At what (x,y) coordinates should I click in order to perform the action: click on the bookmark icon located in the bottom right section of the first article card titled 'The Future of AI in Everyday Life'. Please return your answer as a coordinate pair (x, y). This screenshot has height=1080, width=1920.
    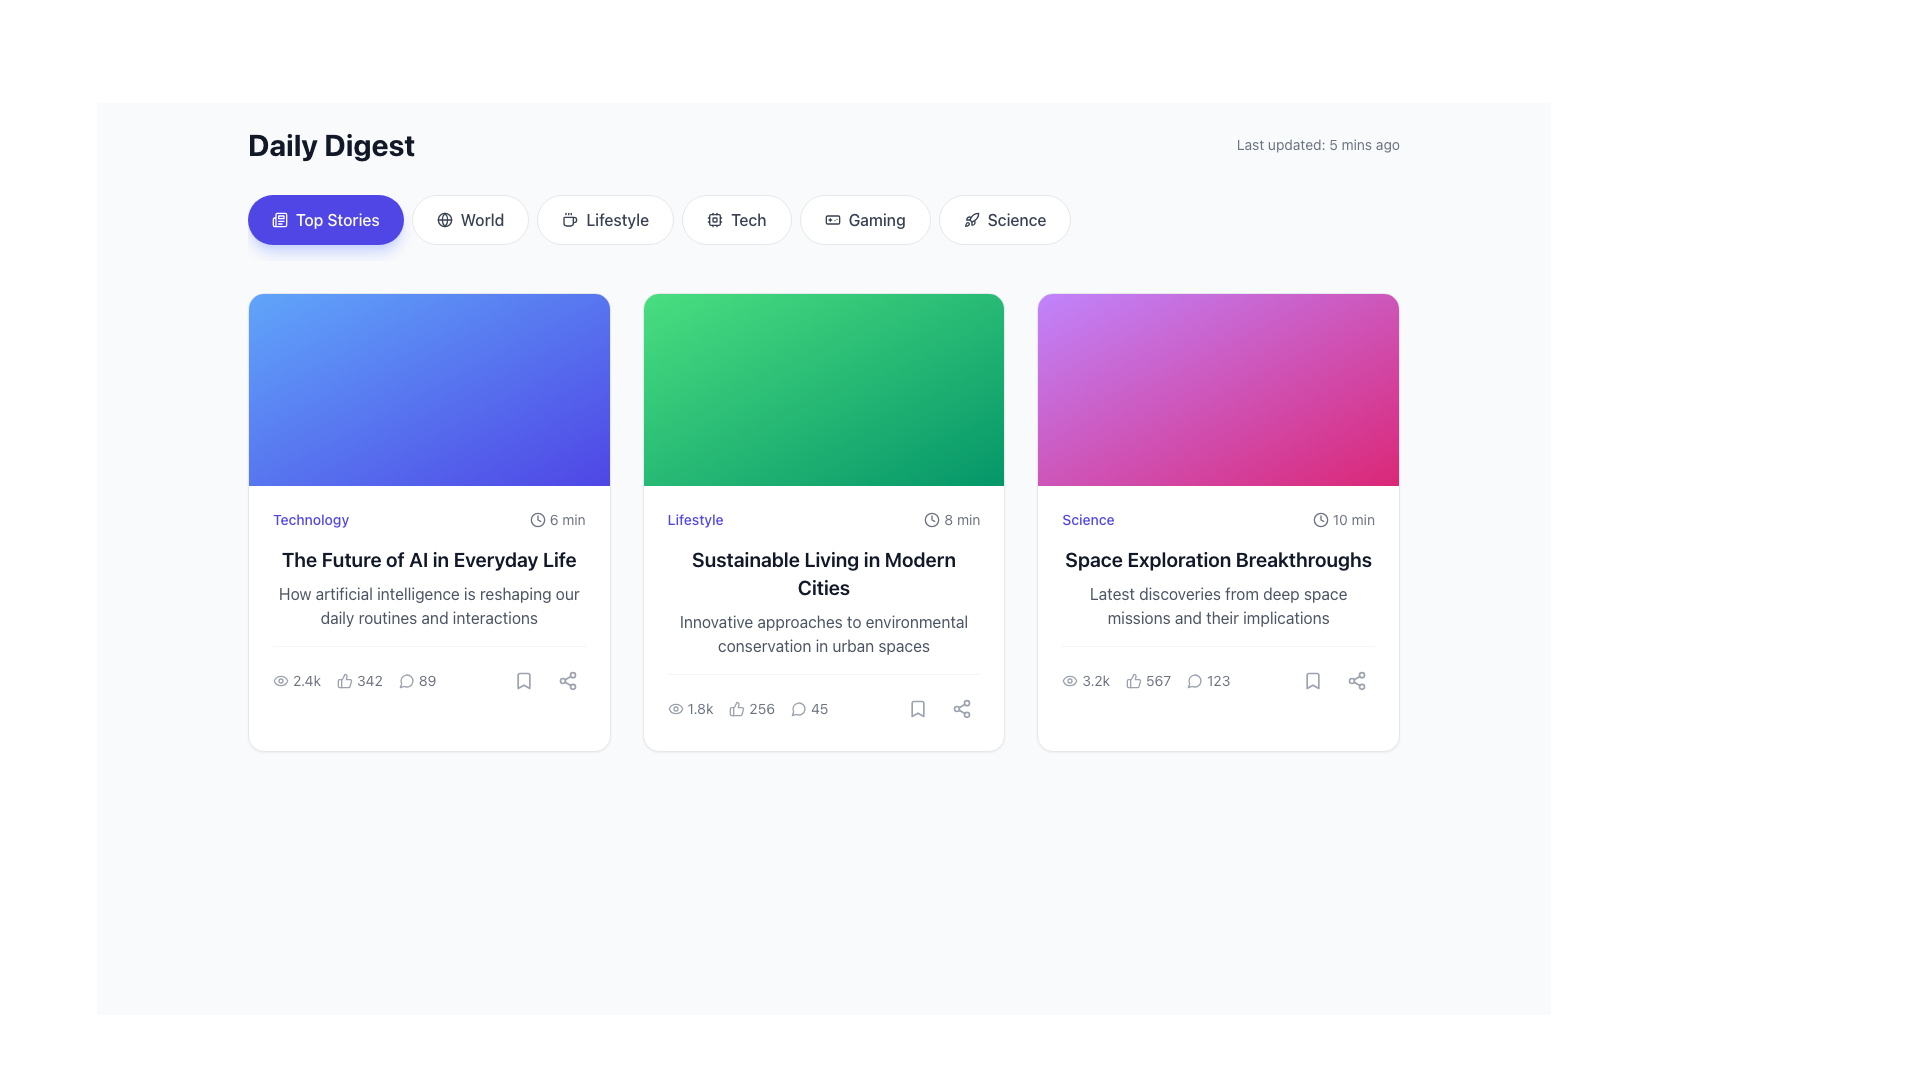
    Looking at the image, I should click on (523, 680).